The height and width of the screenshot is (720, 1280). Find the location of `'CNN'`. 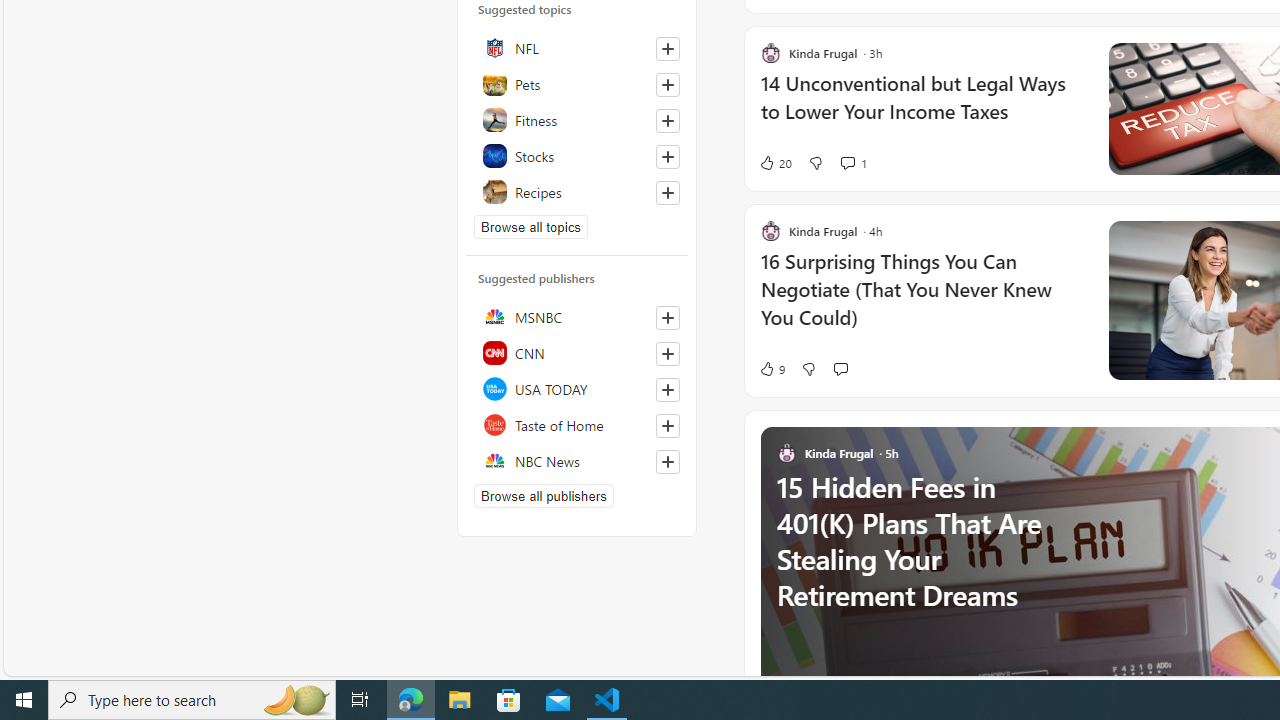

'CNN' is located at coordinates (576, 352).